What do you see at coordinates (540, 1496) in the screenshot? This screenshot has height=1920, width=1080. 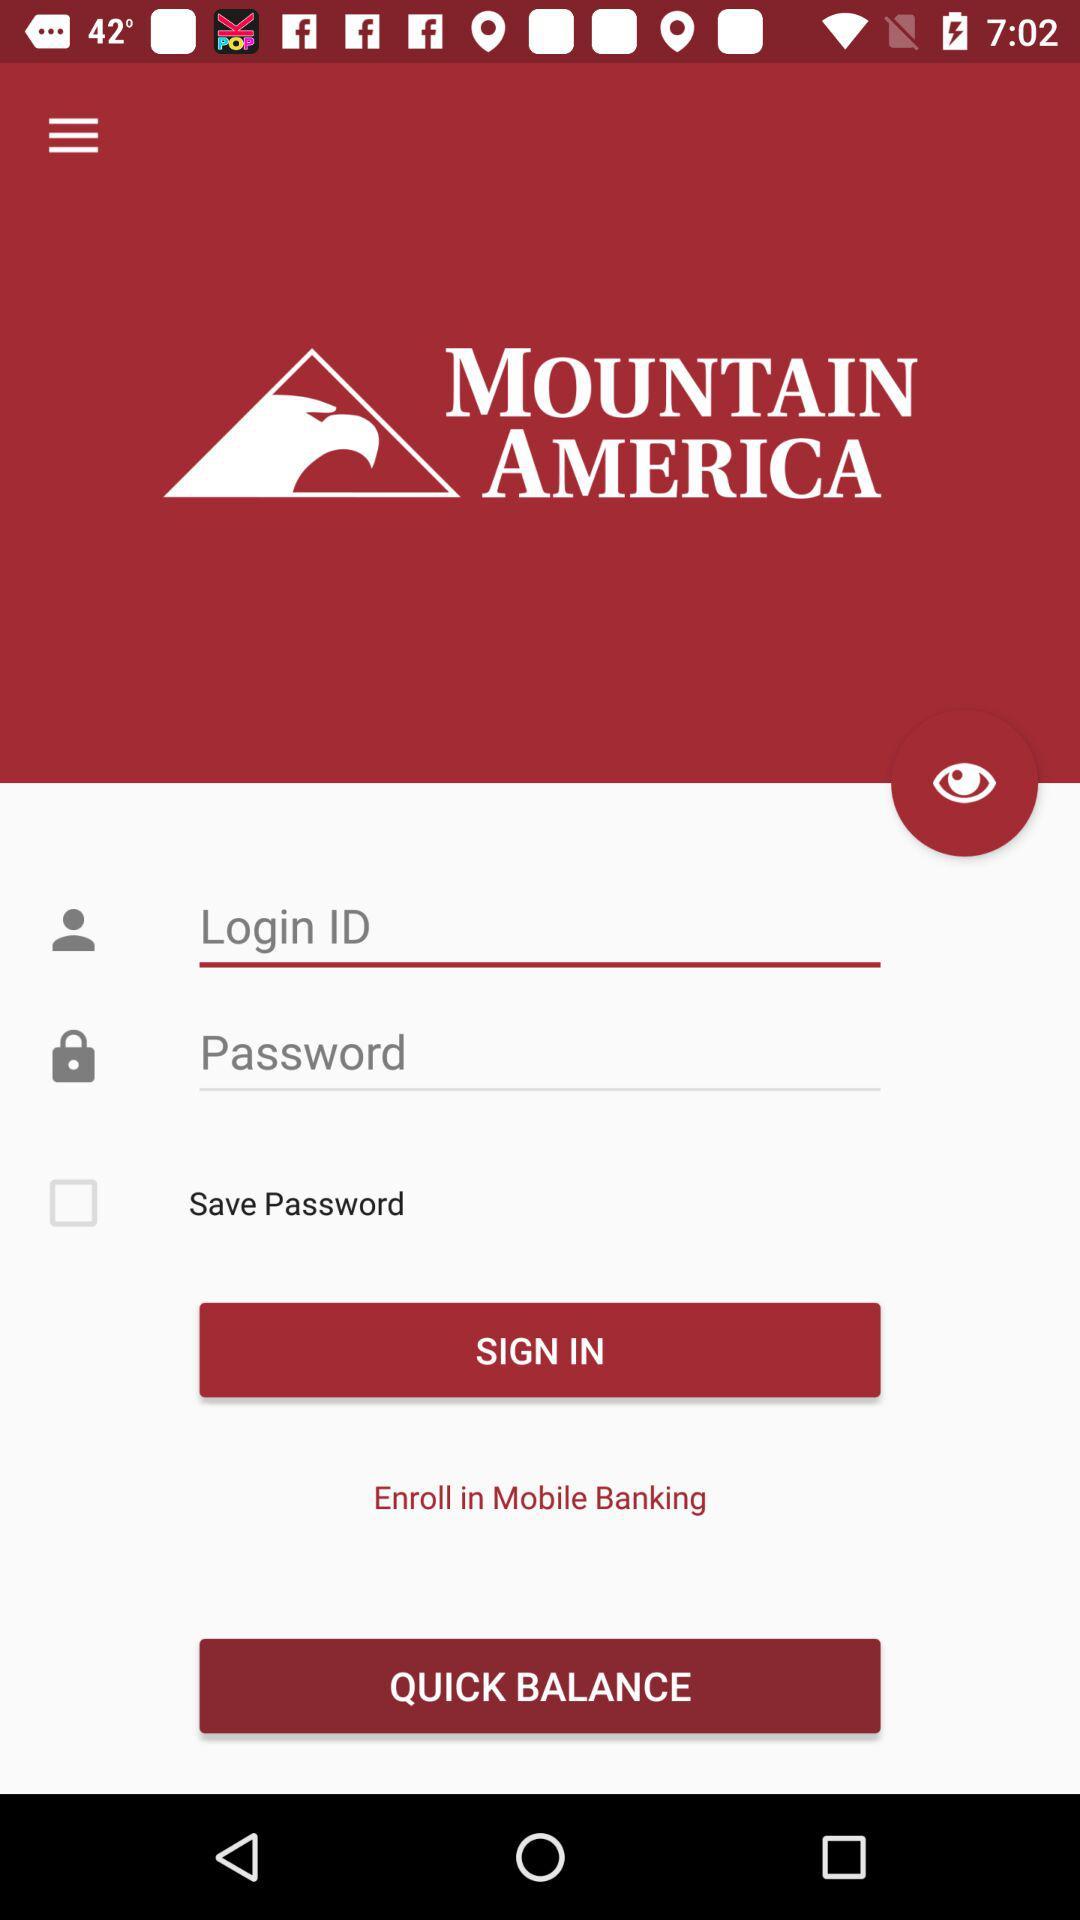 I see `enroll in mobile item` at bounding box center [540, 1496].